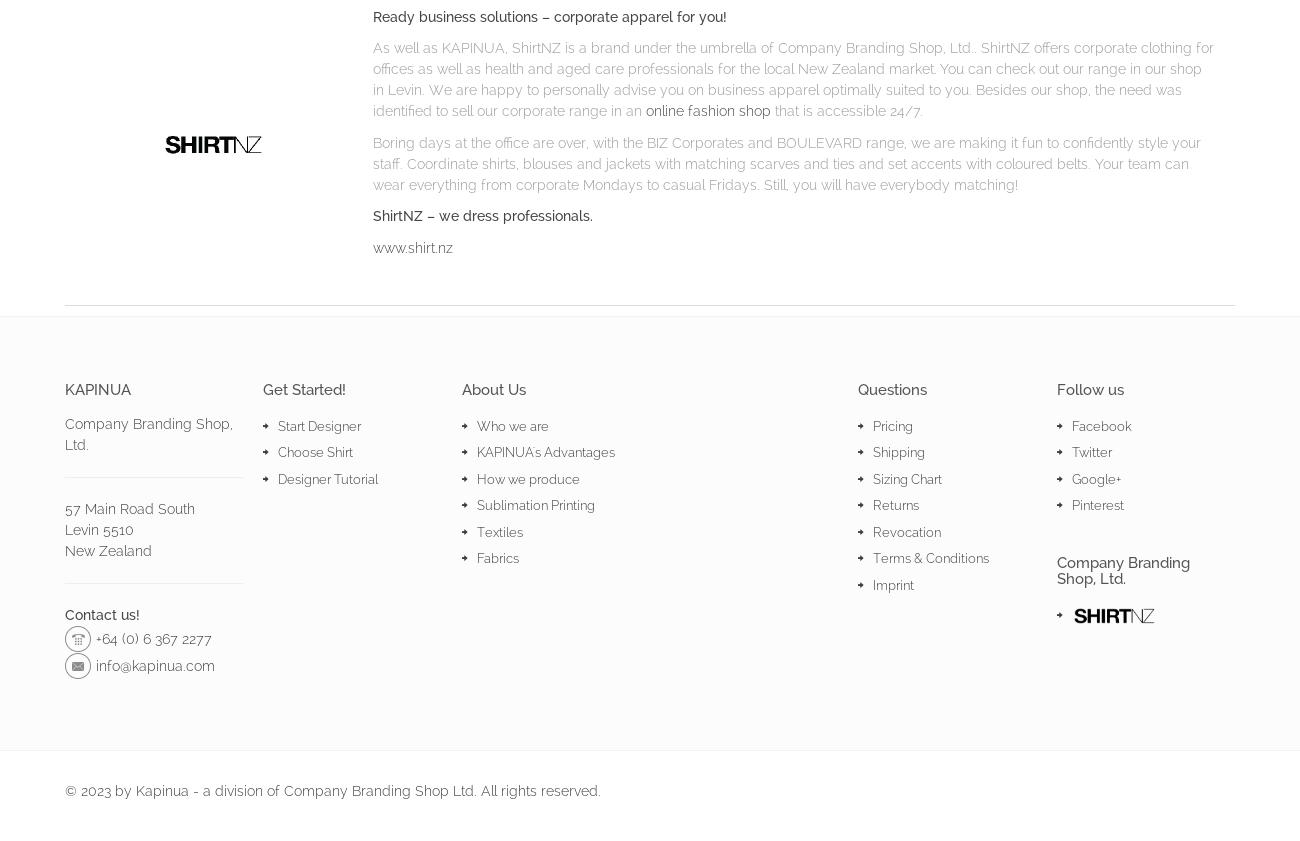 The height and width of the screenshot is (841, 1300). What do you see at coordinates (319, 425) in the screenshot?
I see `'Start Designer'` at bounding box center [319, 425].